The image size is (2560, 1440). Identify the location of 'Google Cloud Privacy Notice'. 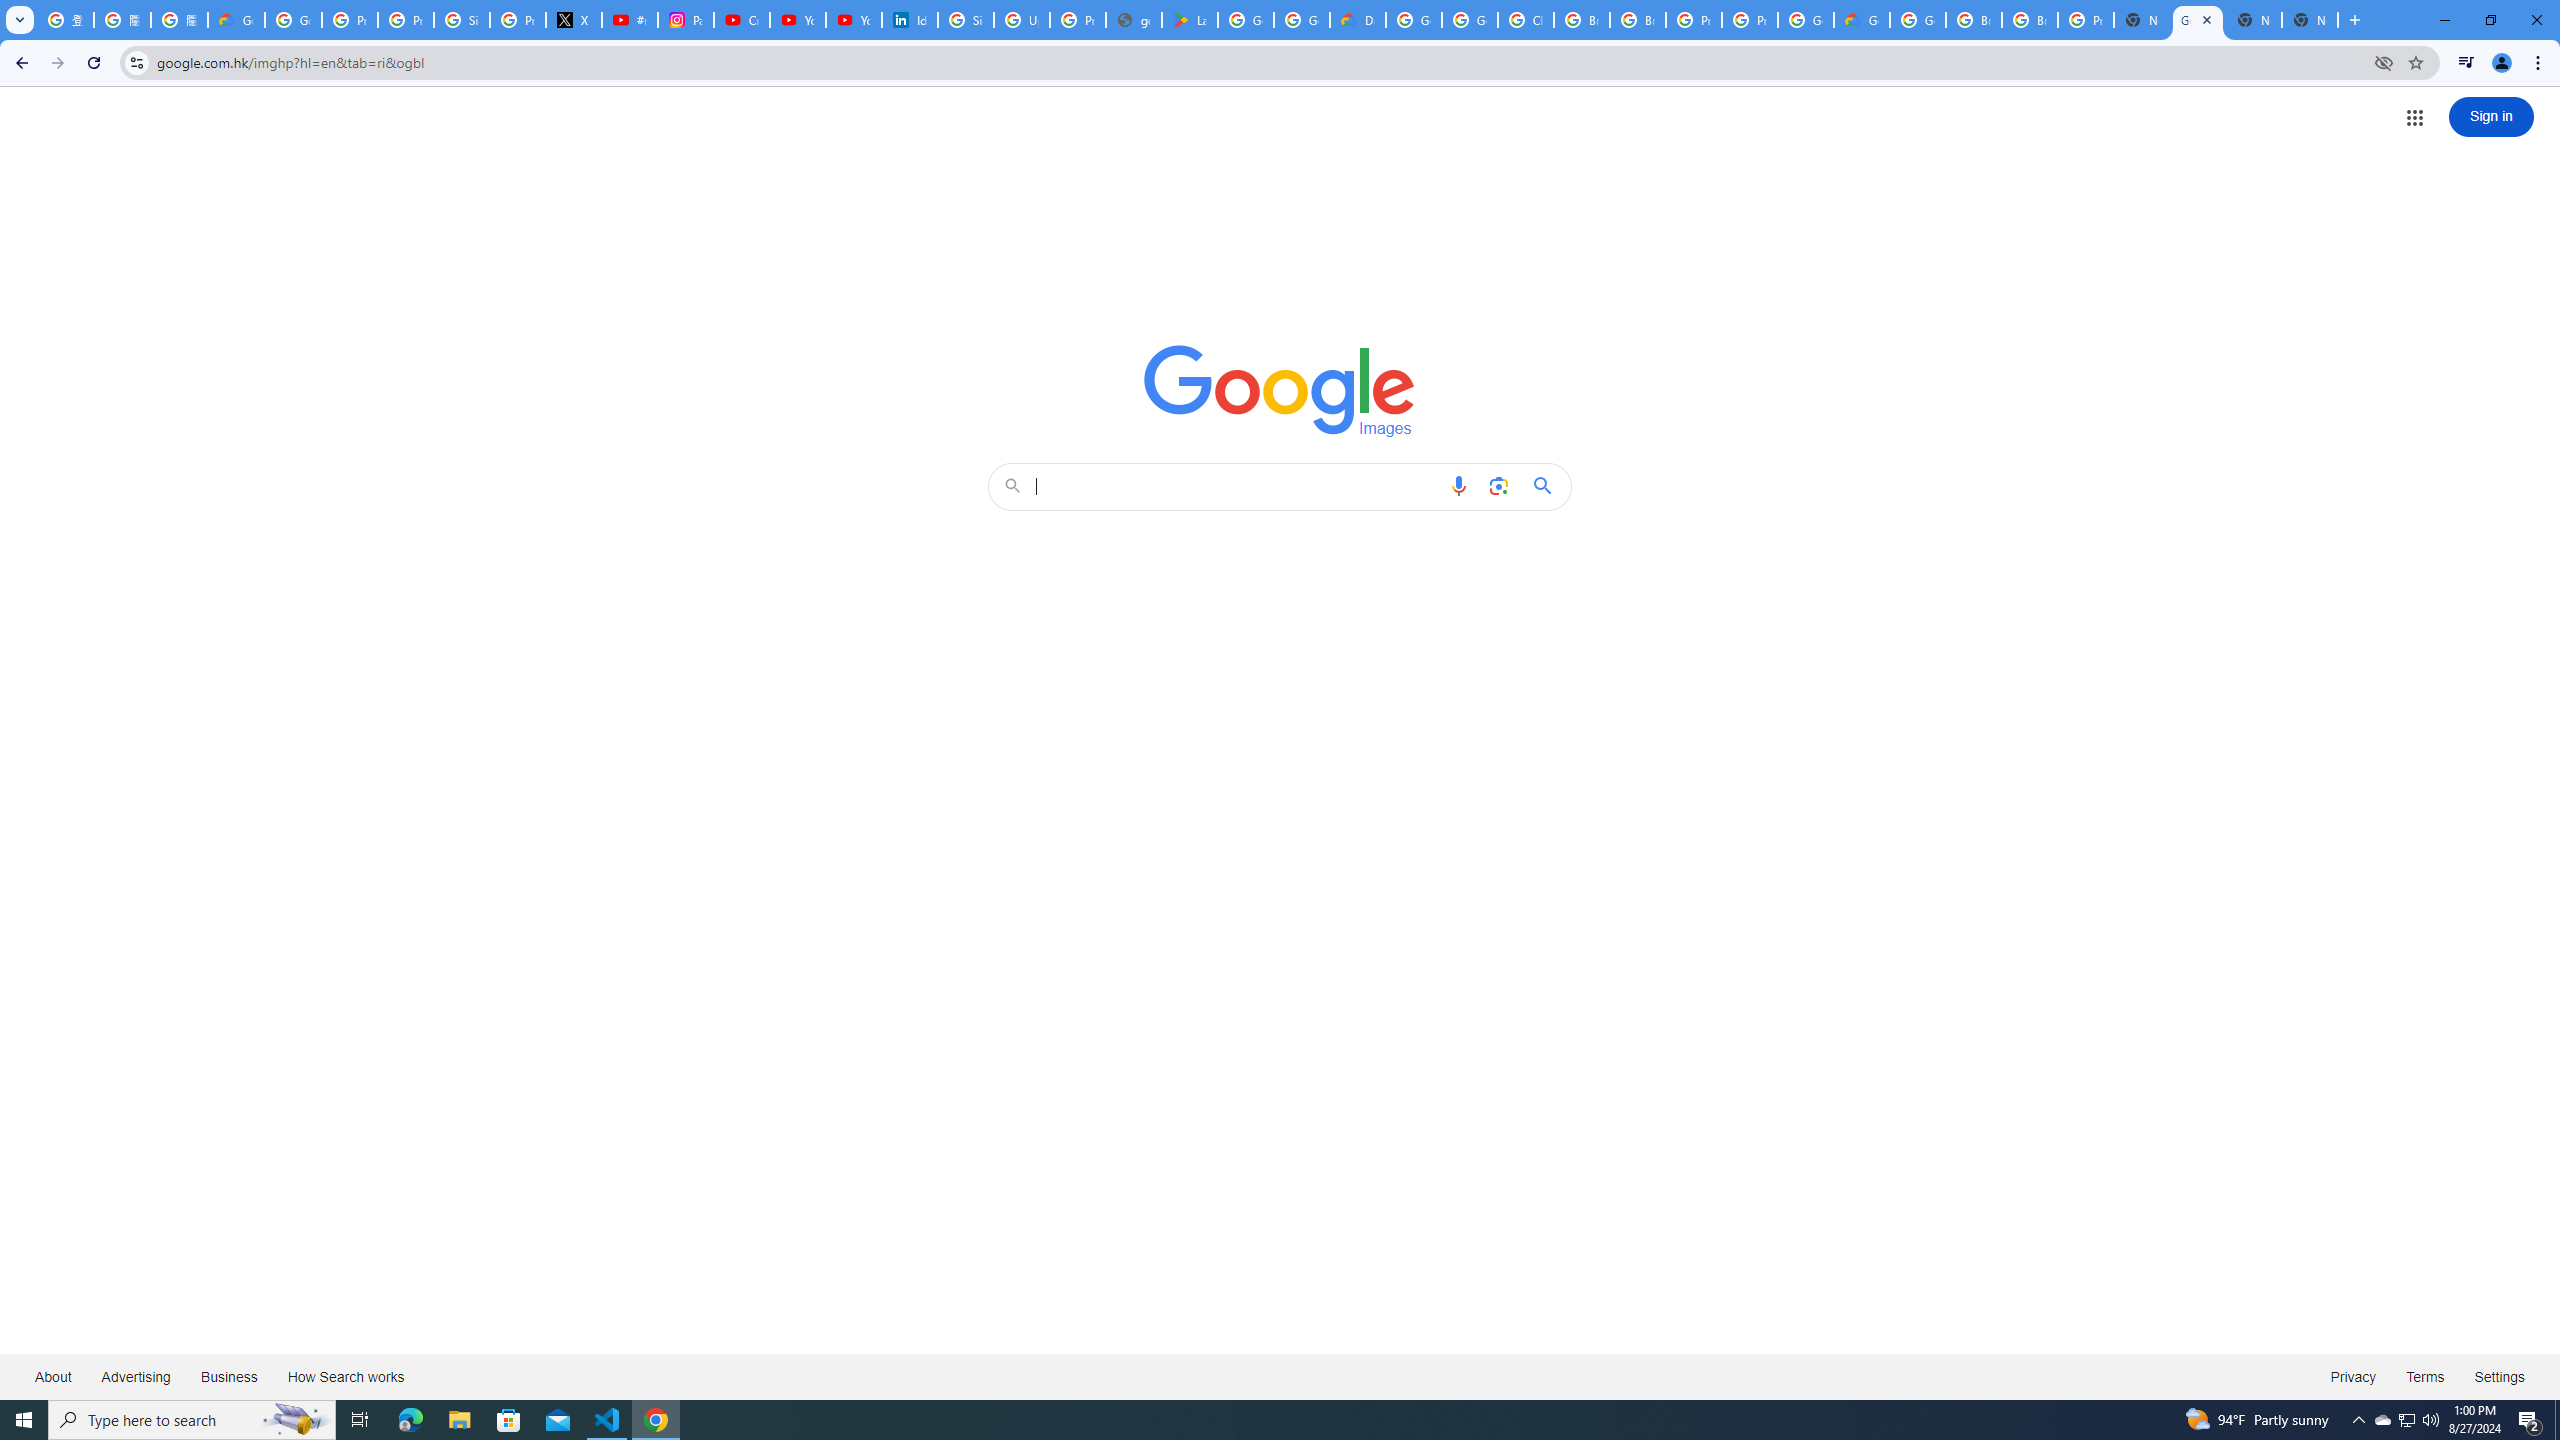
(236, 19).